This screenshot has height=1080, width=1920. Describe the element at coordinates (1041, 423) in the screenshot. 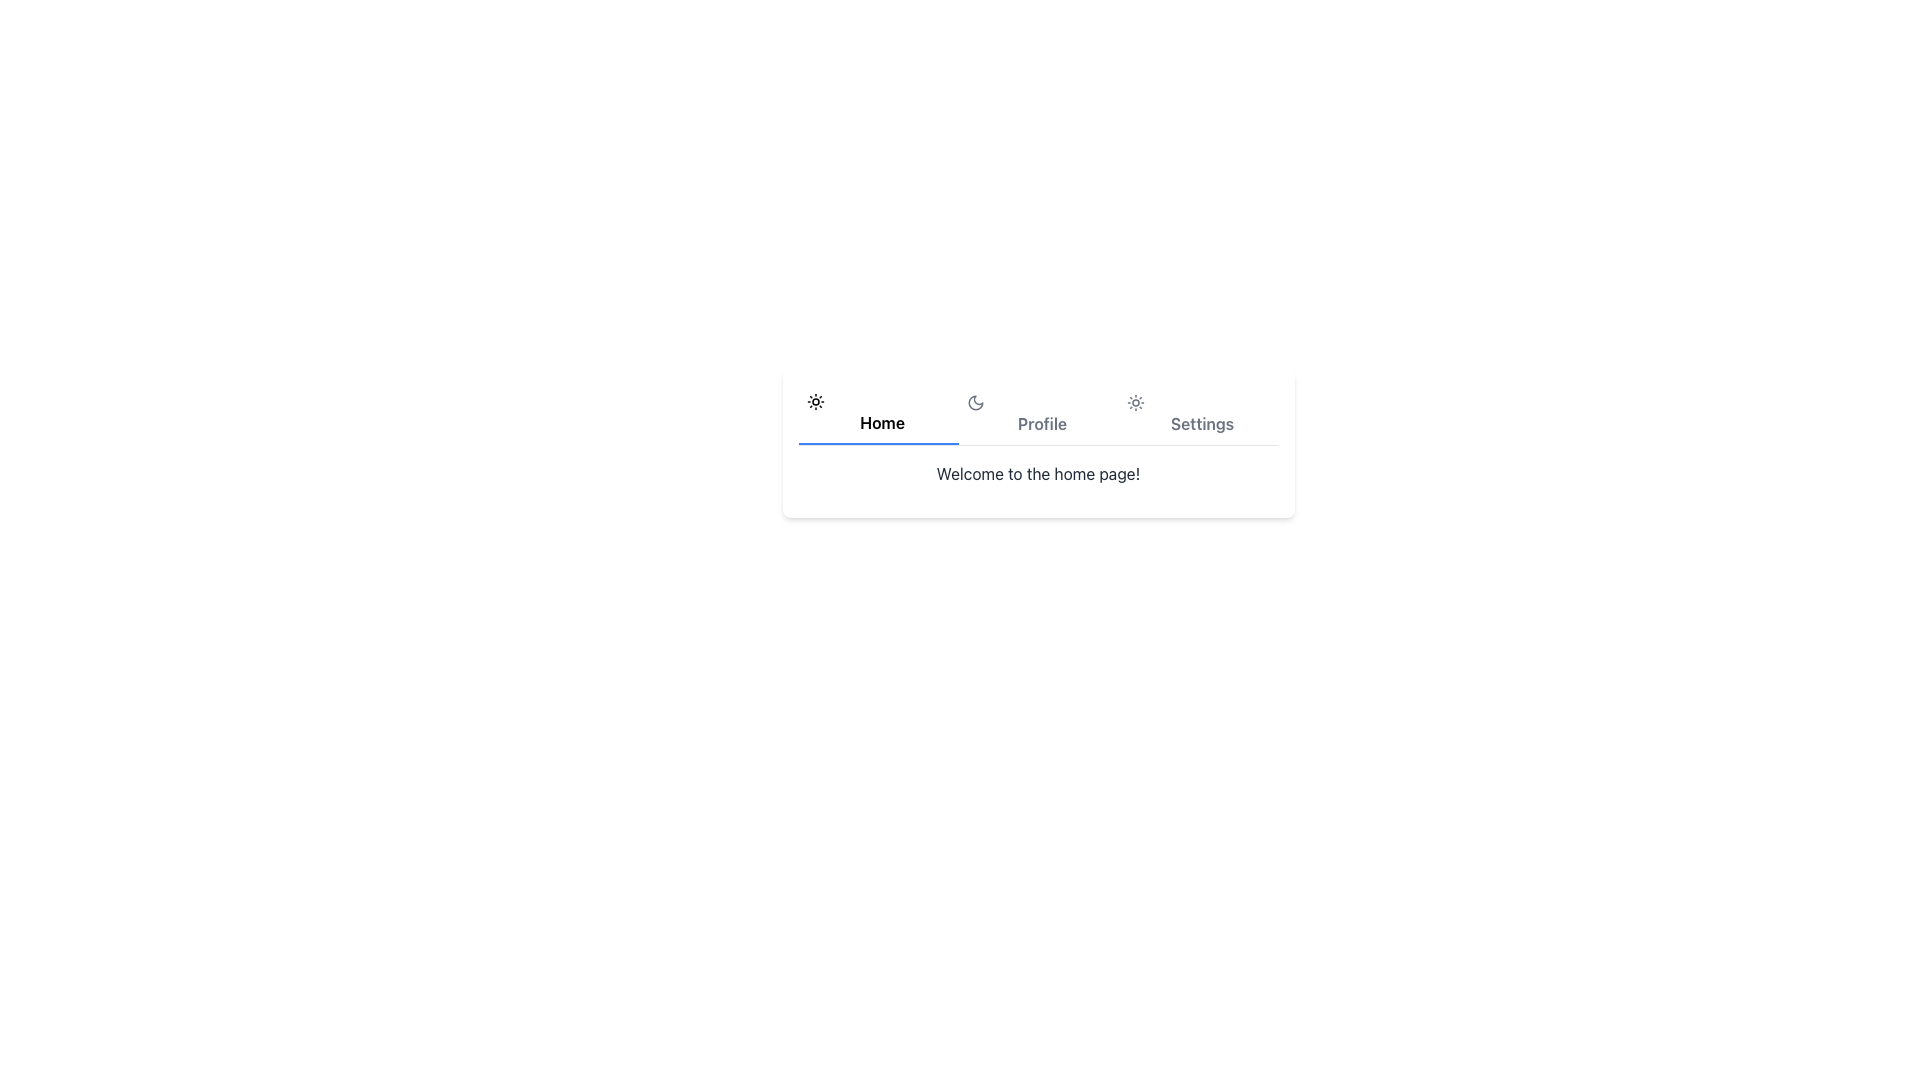

I see `the 'Profile' text label, which is displayed in medium-sized gray sans-serif font, located centrally in the navigation menu between 'Home' and 'Settings'` at that location.